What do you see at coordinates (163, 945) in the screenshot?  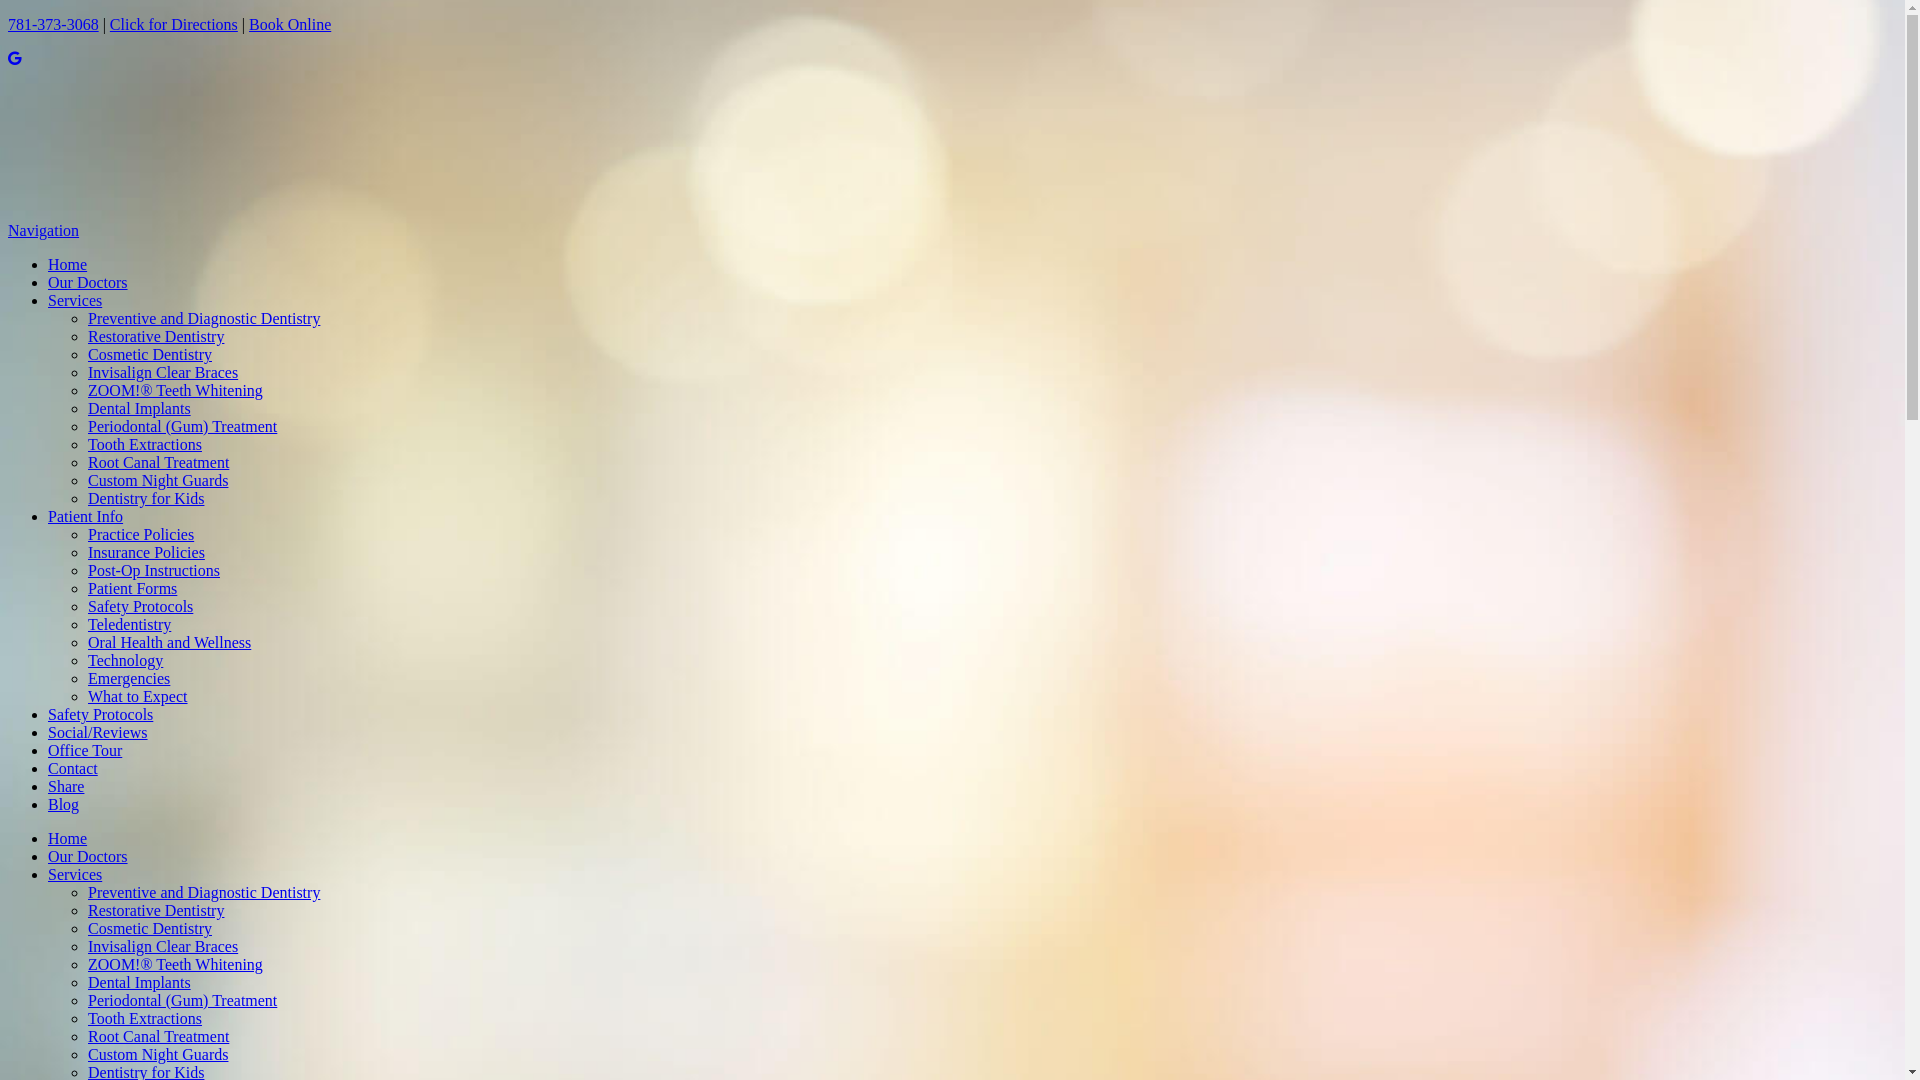 I see `'Invisalign Clear Braces'` at bounding box center [163, 945].